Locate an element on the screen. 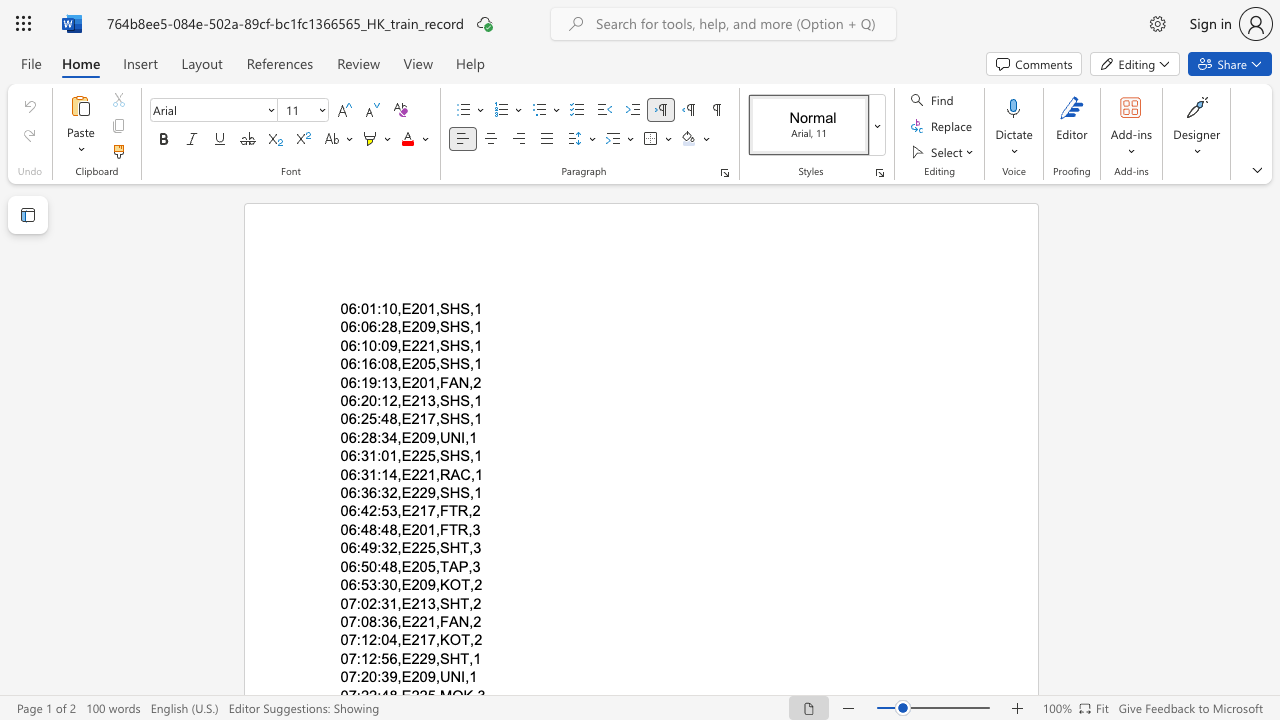 Image resolution: width=1280 pixels, height=720 pixels. the space between the continuous character "E" and "2" in the text is located at coordinates (410, 344).